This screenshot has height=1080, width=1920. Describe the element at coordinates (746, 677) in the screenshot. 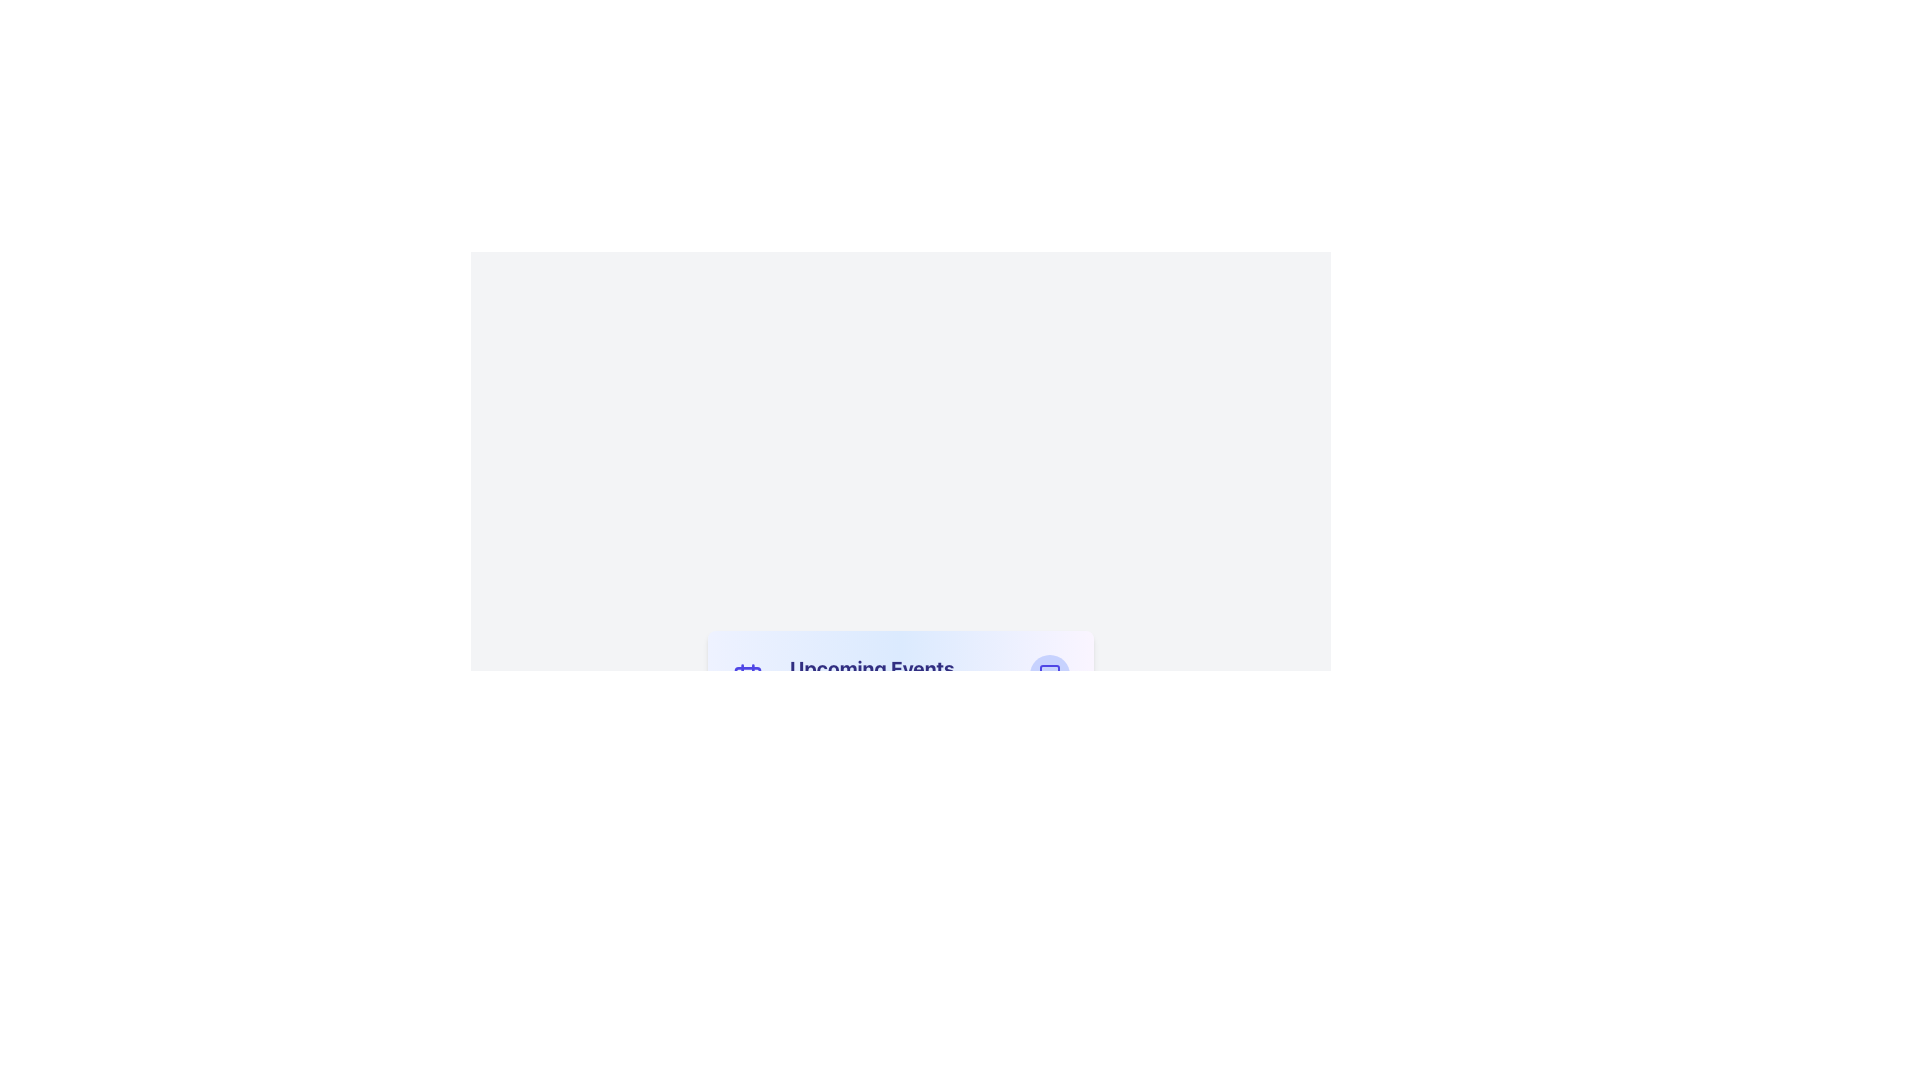

I see `the indigo calendar icon, which has a rectangular outline with rounded corners and a clip-like structure, located to the left of the 'Upcoming Events' text block` at that location.